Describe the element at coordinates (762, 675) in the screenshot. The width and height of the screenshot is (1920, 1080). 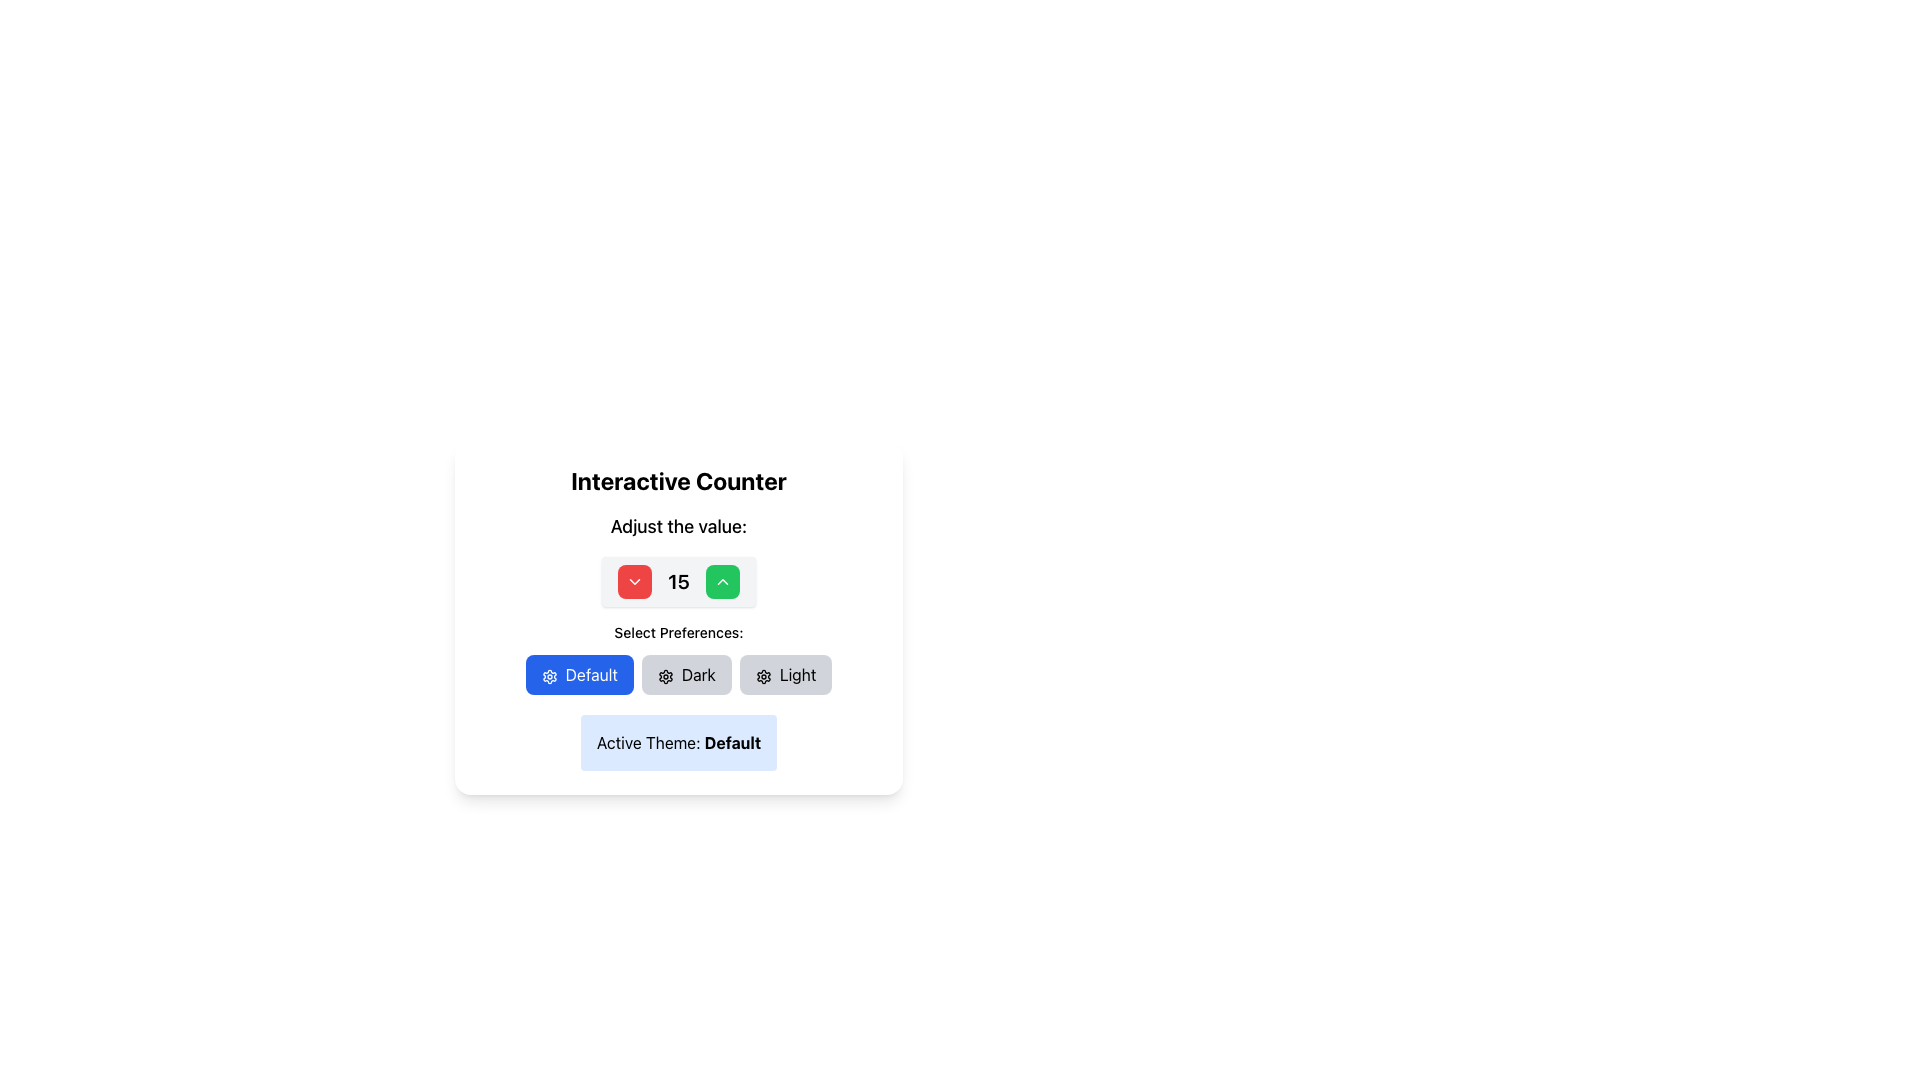
I see `the settings icon for the 'Light' theme option, which is located to the left of the text label 'Light' in the lower right section of the window` at that location.